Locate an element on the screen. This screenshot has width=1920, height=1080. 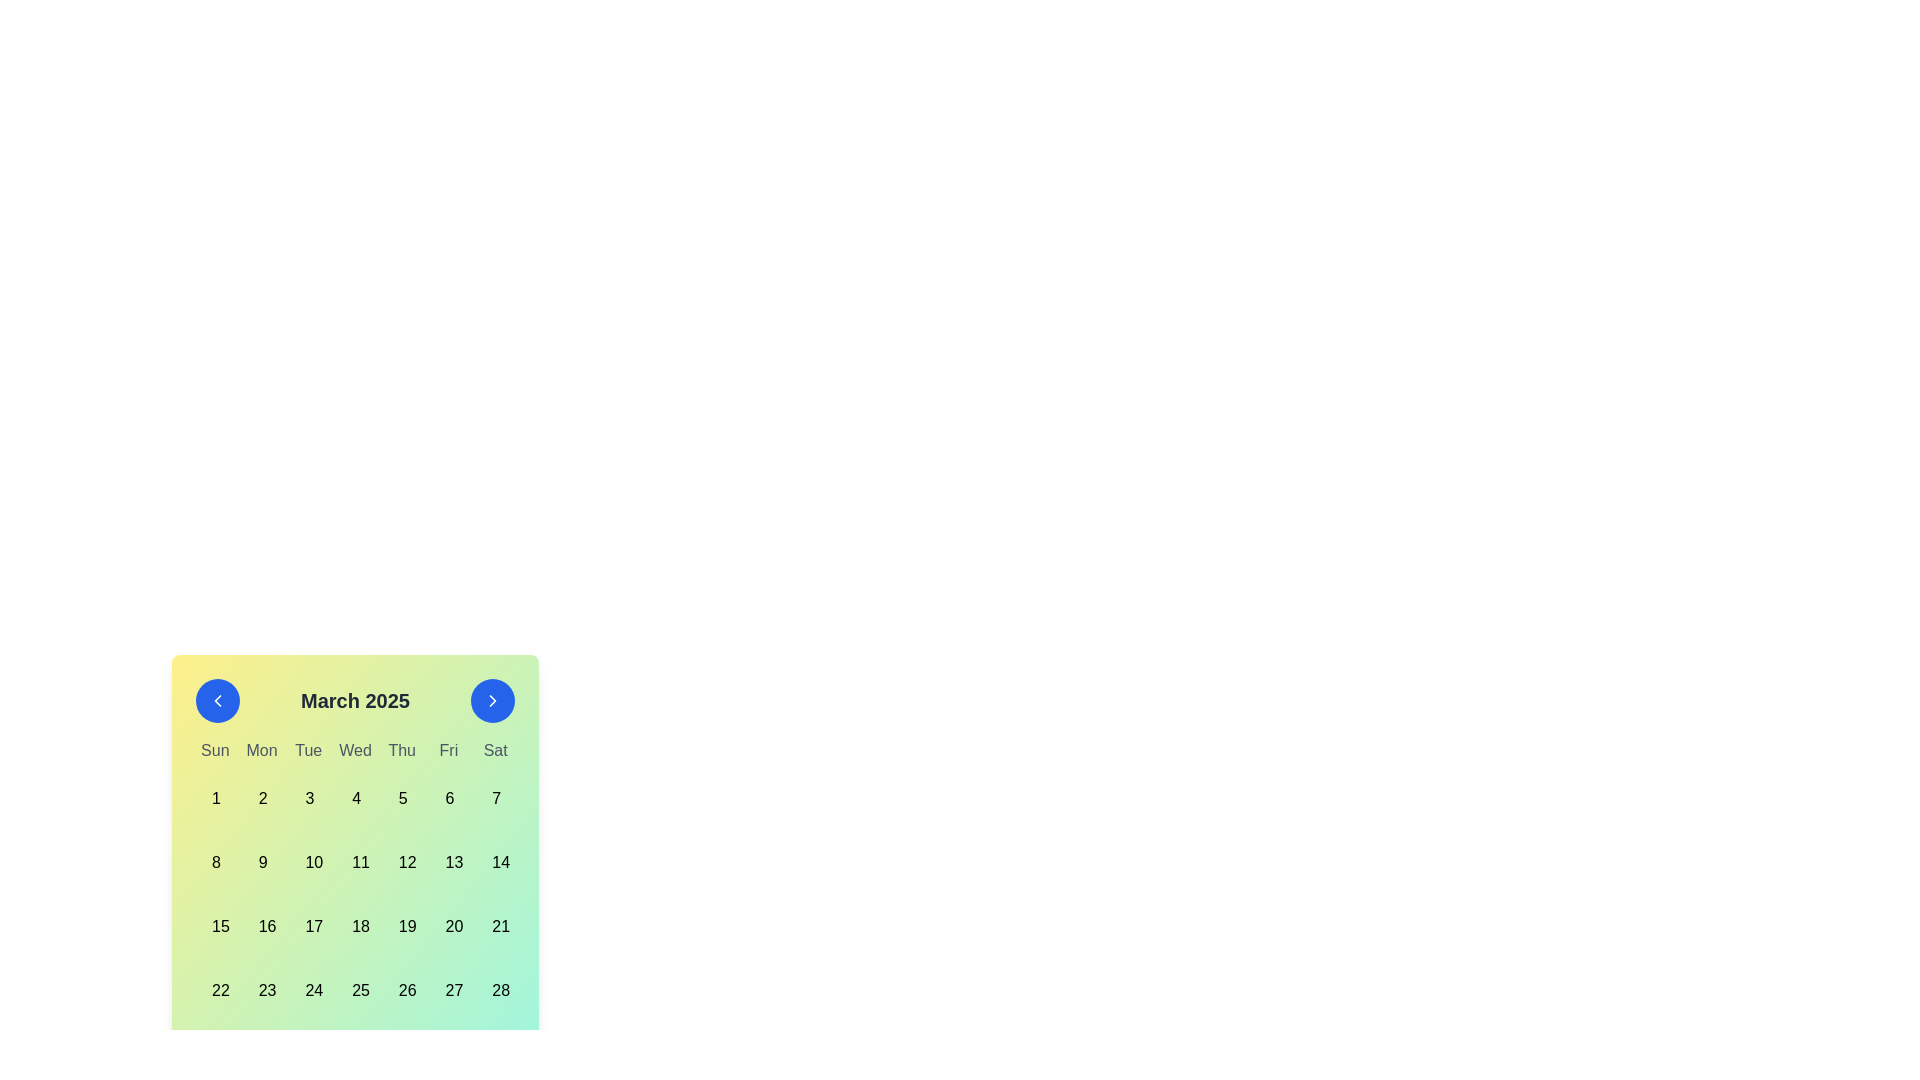
the Calendar date cell displaying the number '21' located in the seventh column (Saturday) of the fourth row in the calendar grid is located at coordinates (495, 926).